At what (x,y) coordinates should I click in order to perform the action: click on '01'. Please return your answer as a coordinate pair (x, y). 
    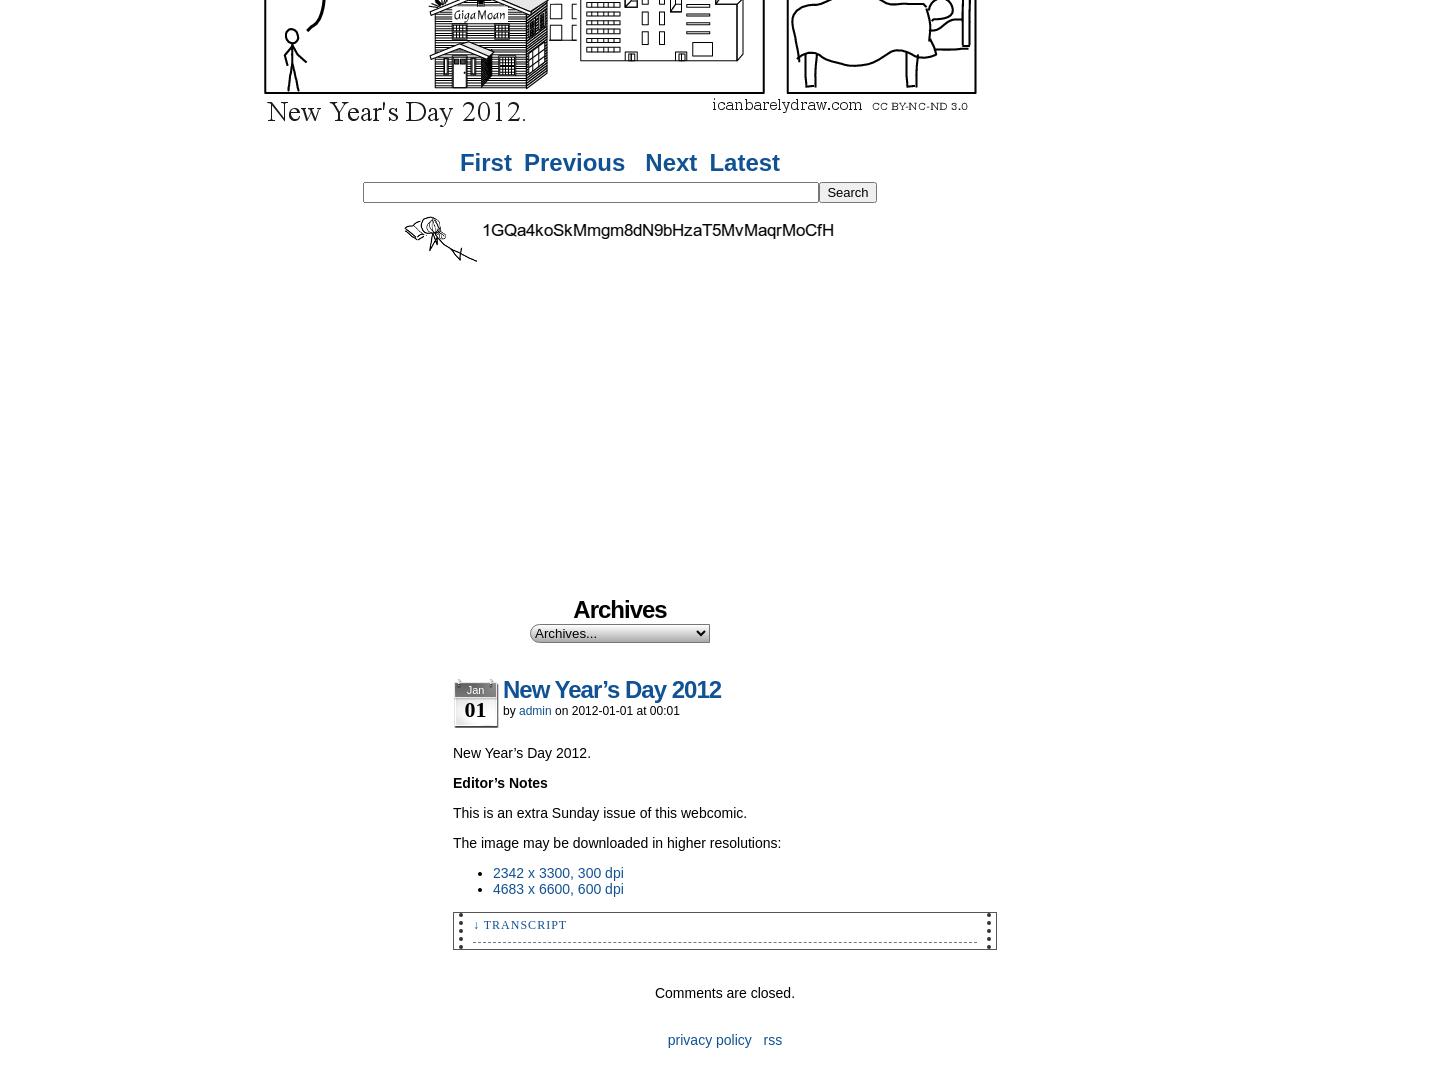
    Looking at the image, I should click on (474, 708).